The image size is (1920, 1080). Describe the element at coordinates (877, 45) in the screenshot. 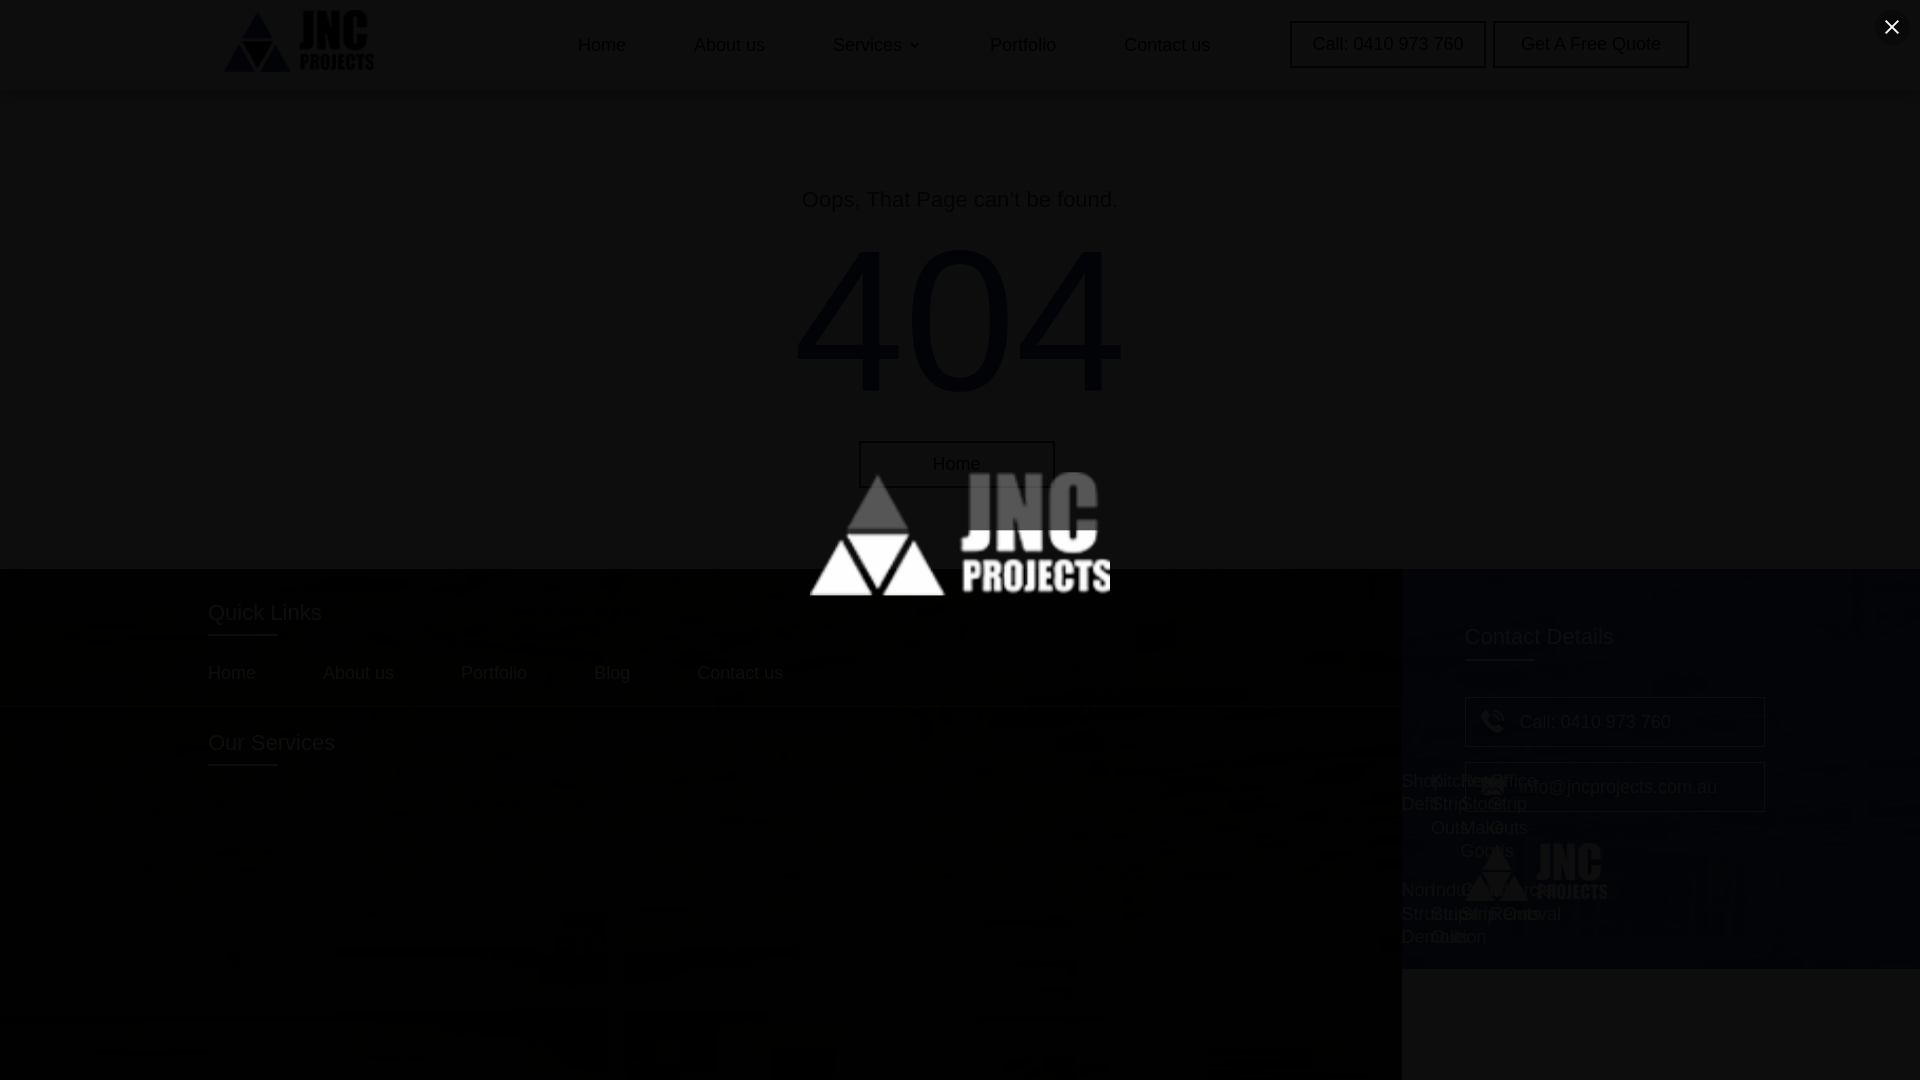

I see `'Services'` at that location.